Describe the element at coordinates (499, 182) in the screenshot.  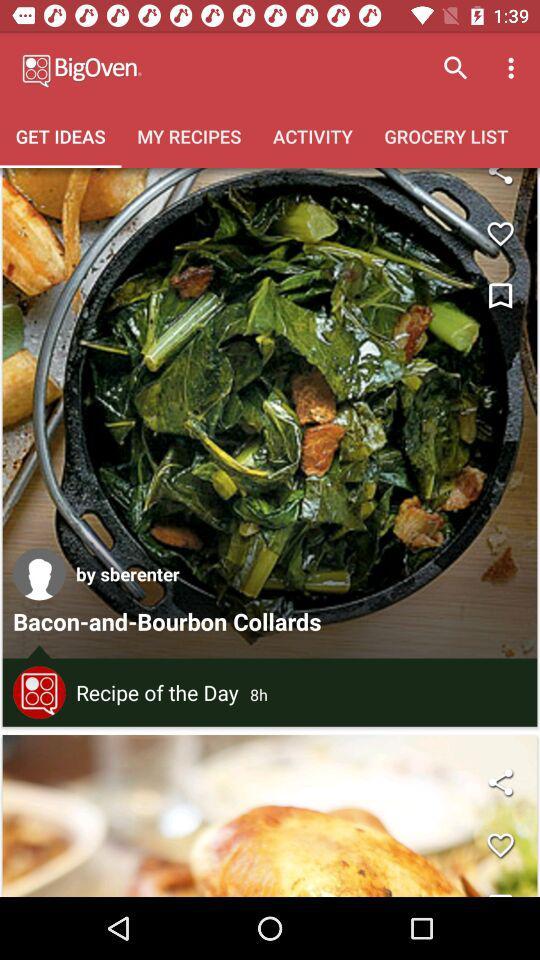
I see `zoom the image` at that location.